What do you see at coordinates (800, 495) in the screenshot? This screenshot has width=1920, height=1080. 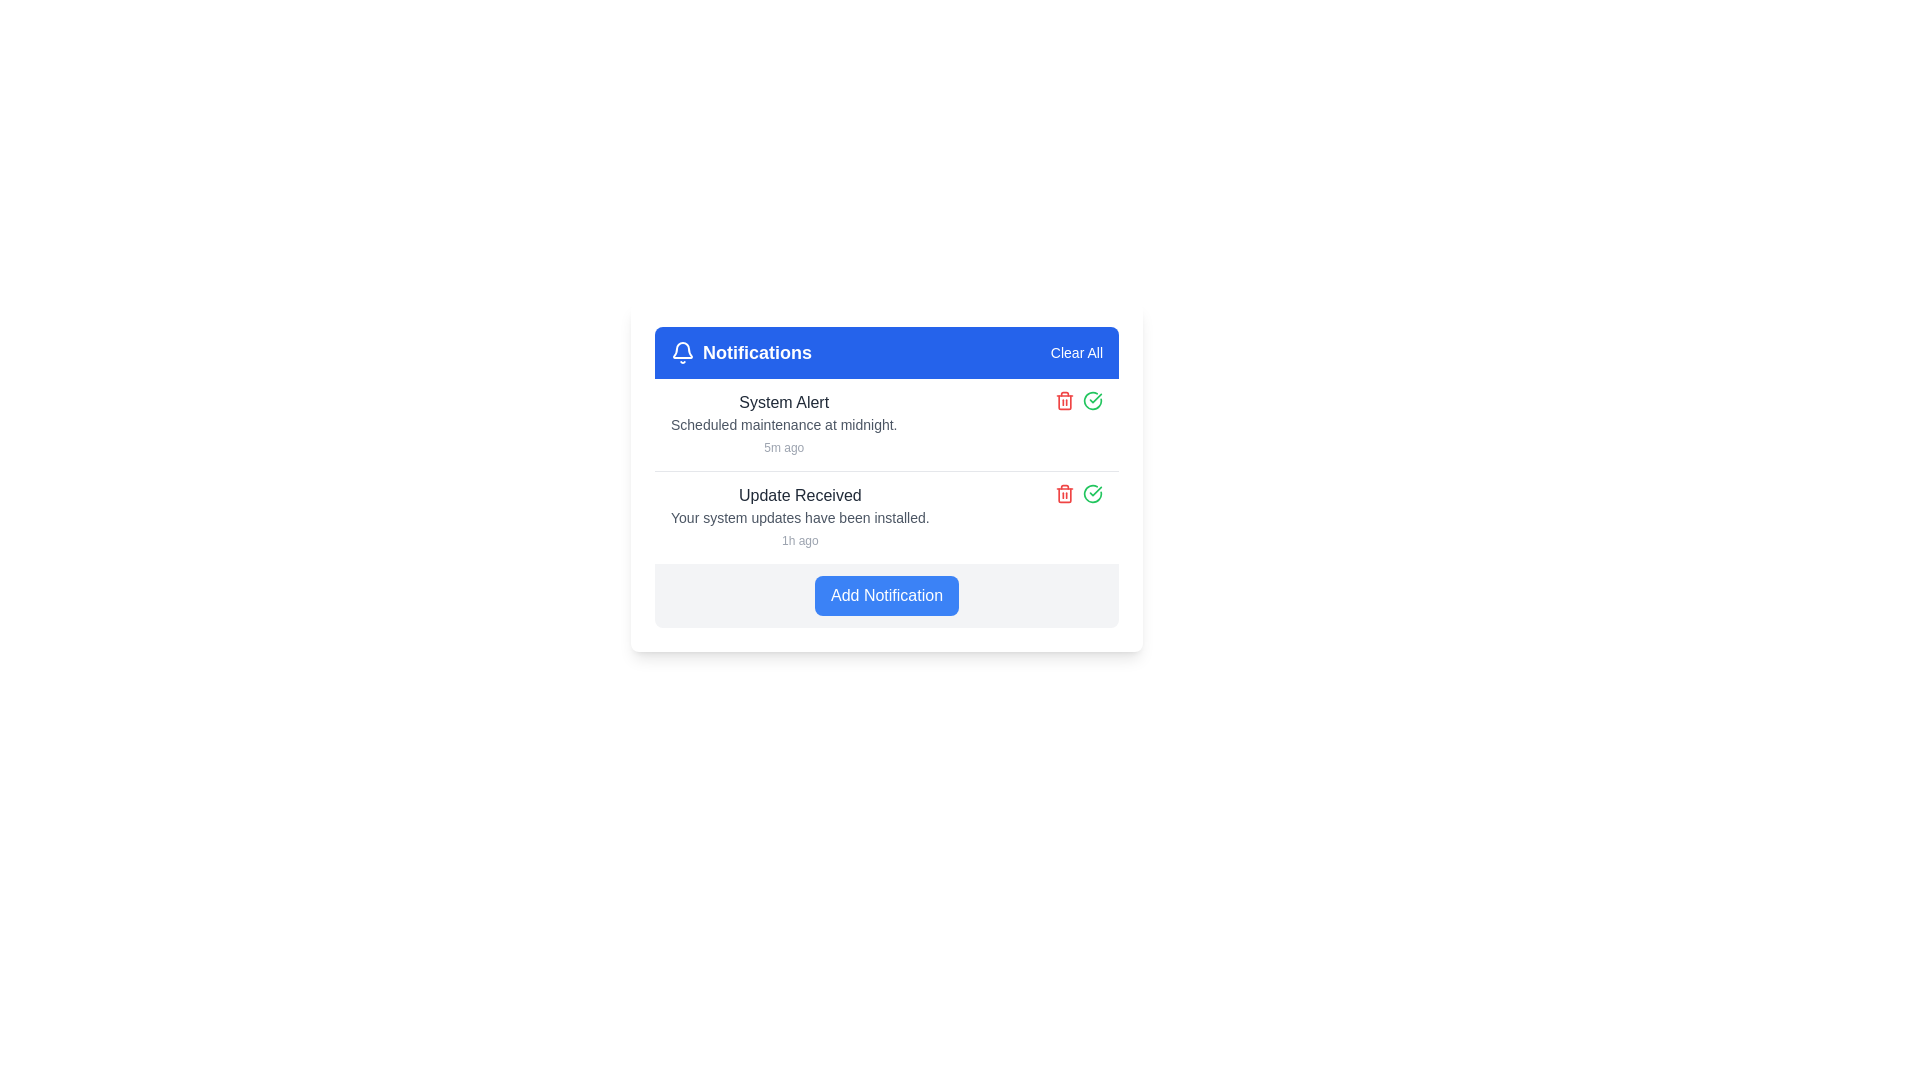 I see `the Text label that serves as the title for a notification message, located within the notification card, positioned second from the top in a vertical list of notifications` at bounding box center [800, 495].